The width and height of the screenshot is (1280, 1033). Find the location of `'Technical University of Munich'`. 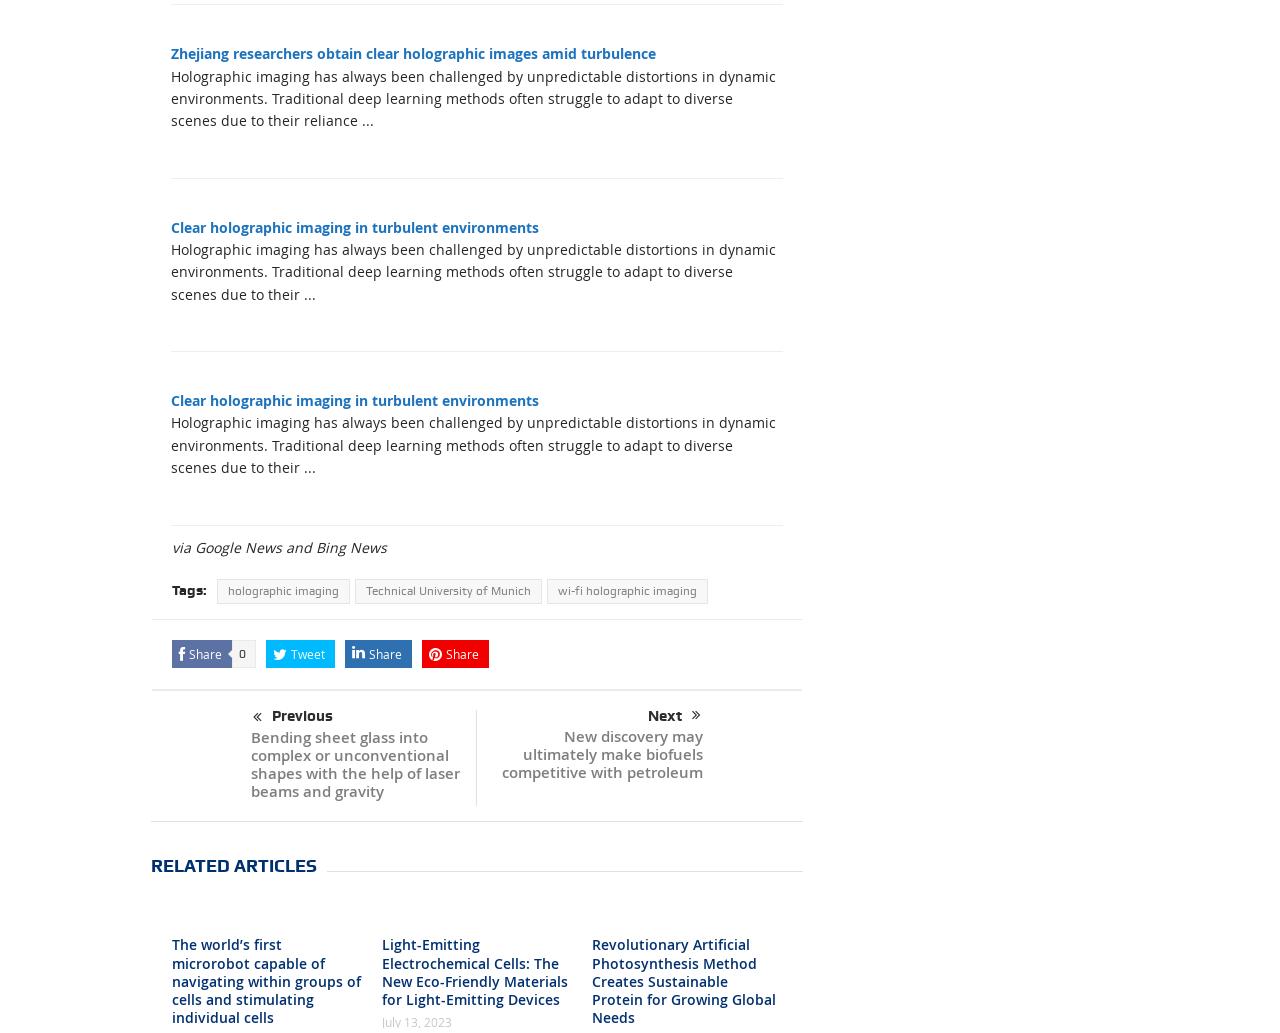

'Technical University of Munich' is located at coordinates (447, 642).